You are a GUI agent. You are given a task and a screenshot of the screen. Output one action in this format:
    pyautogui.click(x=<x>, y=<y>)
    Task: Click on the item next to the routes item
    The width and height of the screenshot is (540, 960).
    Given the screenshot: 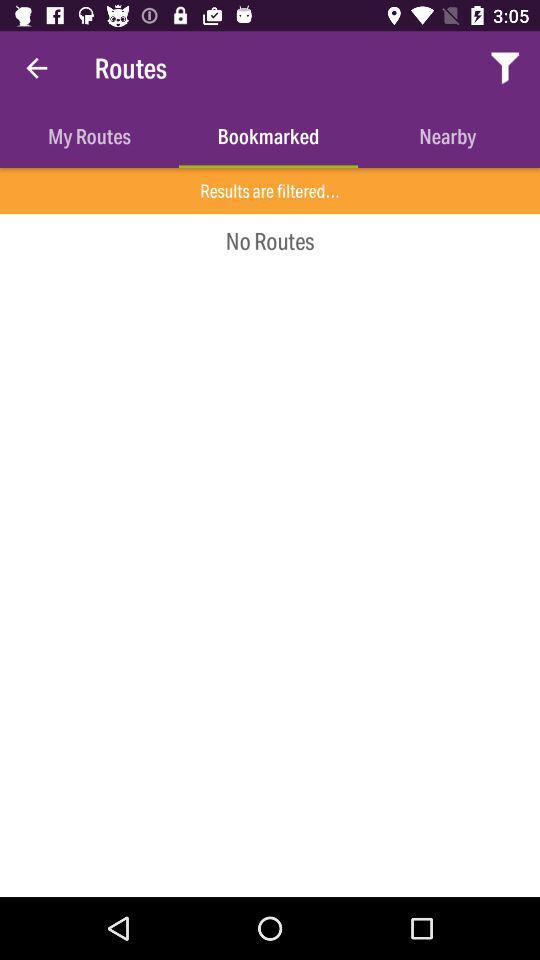 What is the action you would take?
    pyautogui.click(x=36, y=68)
    